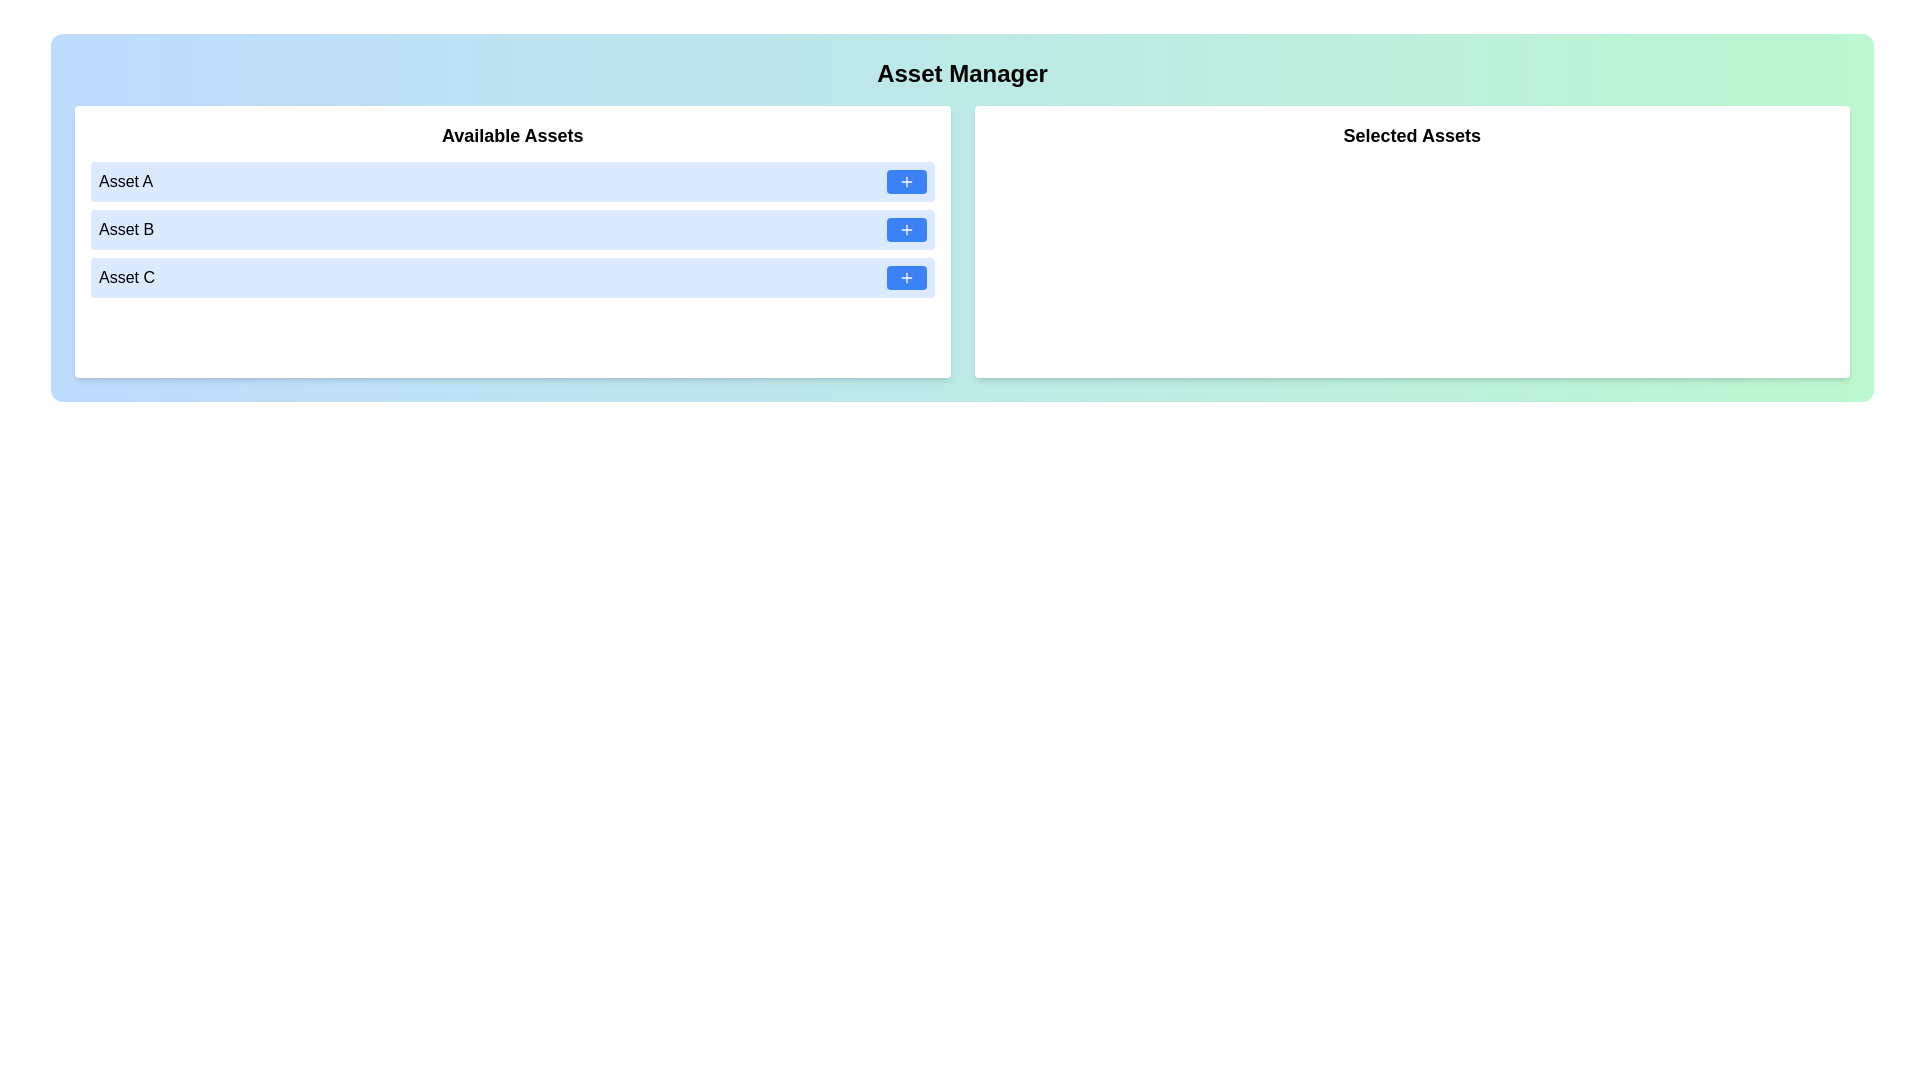 The height and width of the screenshot is (1080, 1920). Describe the element at coordinates (905, 229) in the screenshot. I see `'+' button for the asset labeled 'Asset B' in the 'Available Assets' section` at that location.